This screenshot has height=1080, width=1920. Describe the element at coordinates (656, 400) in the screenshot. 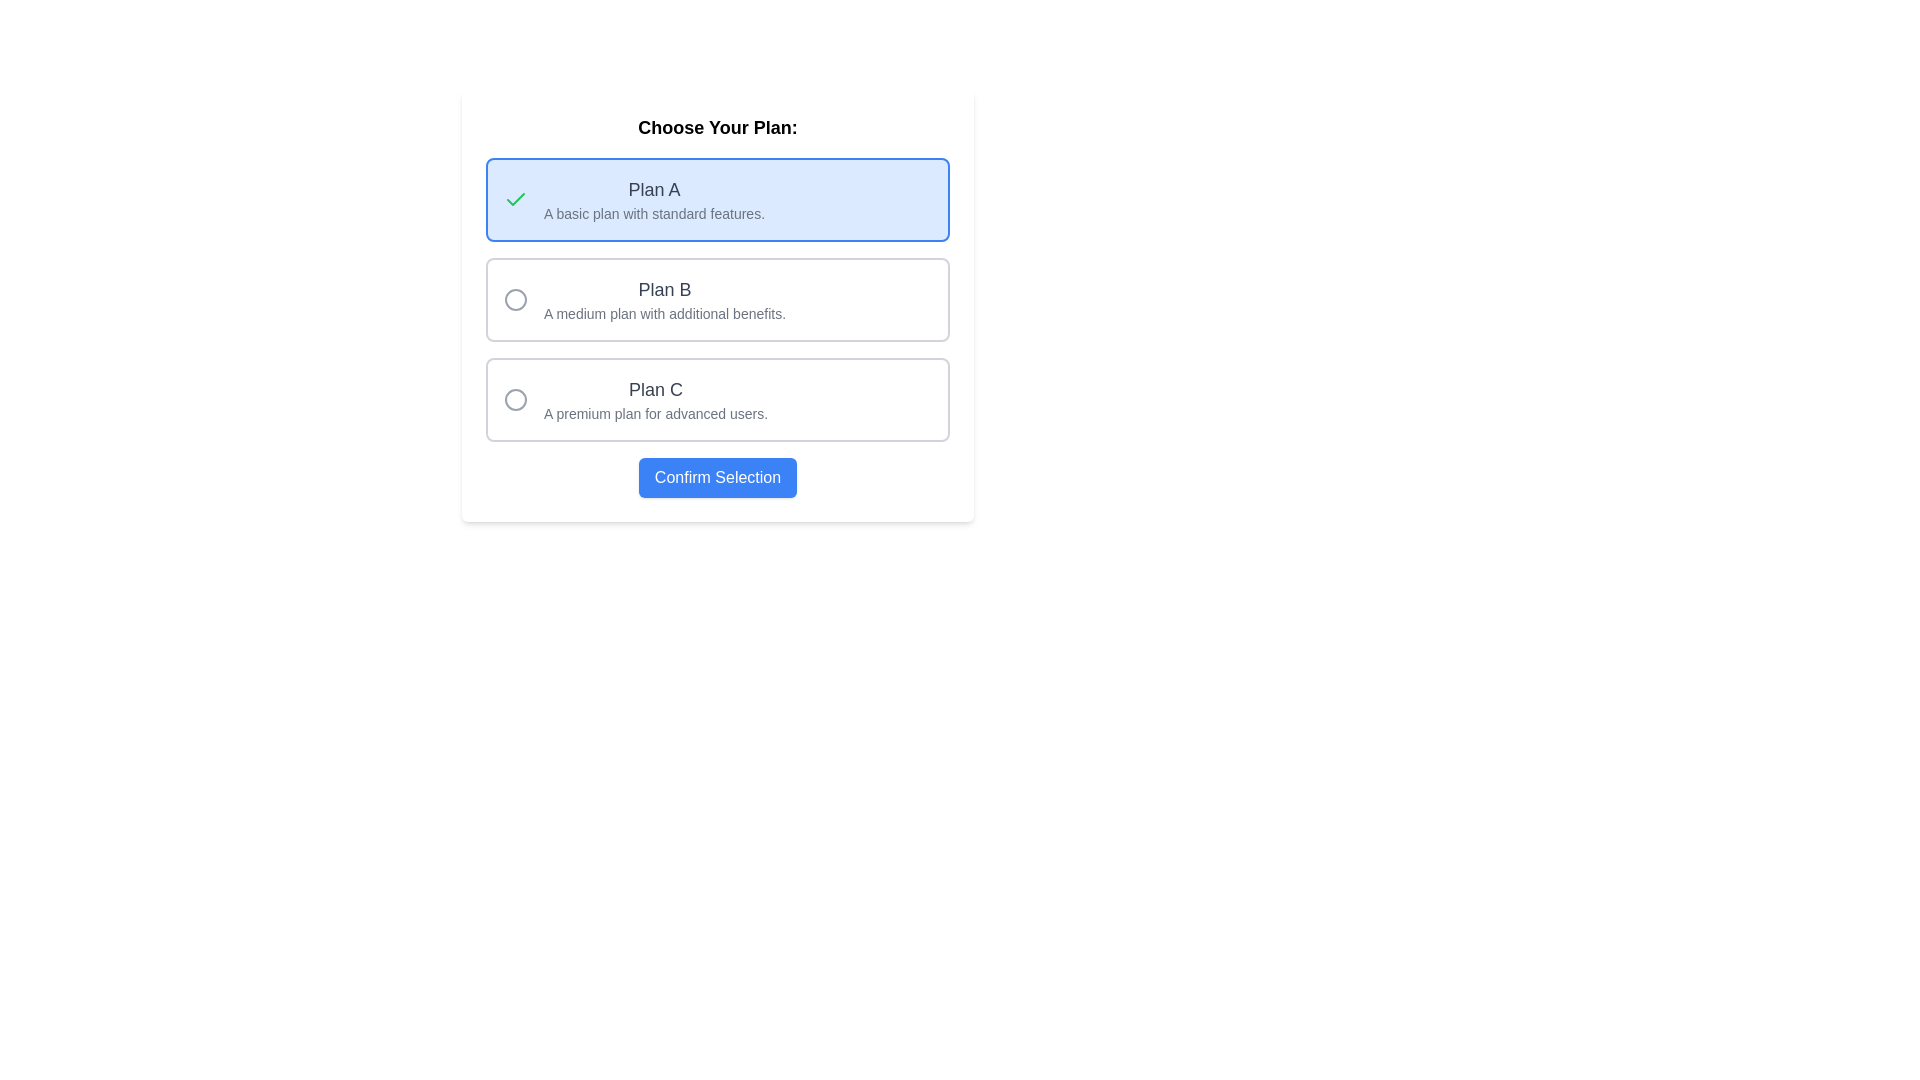

I see `the descriptive text element for the 'Plan C' option in the plan selection UI` at that location.